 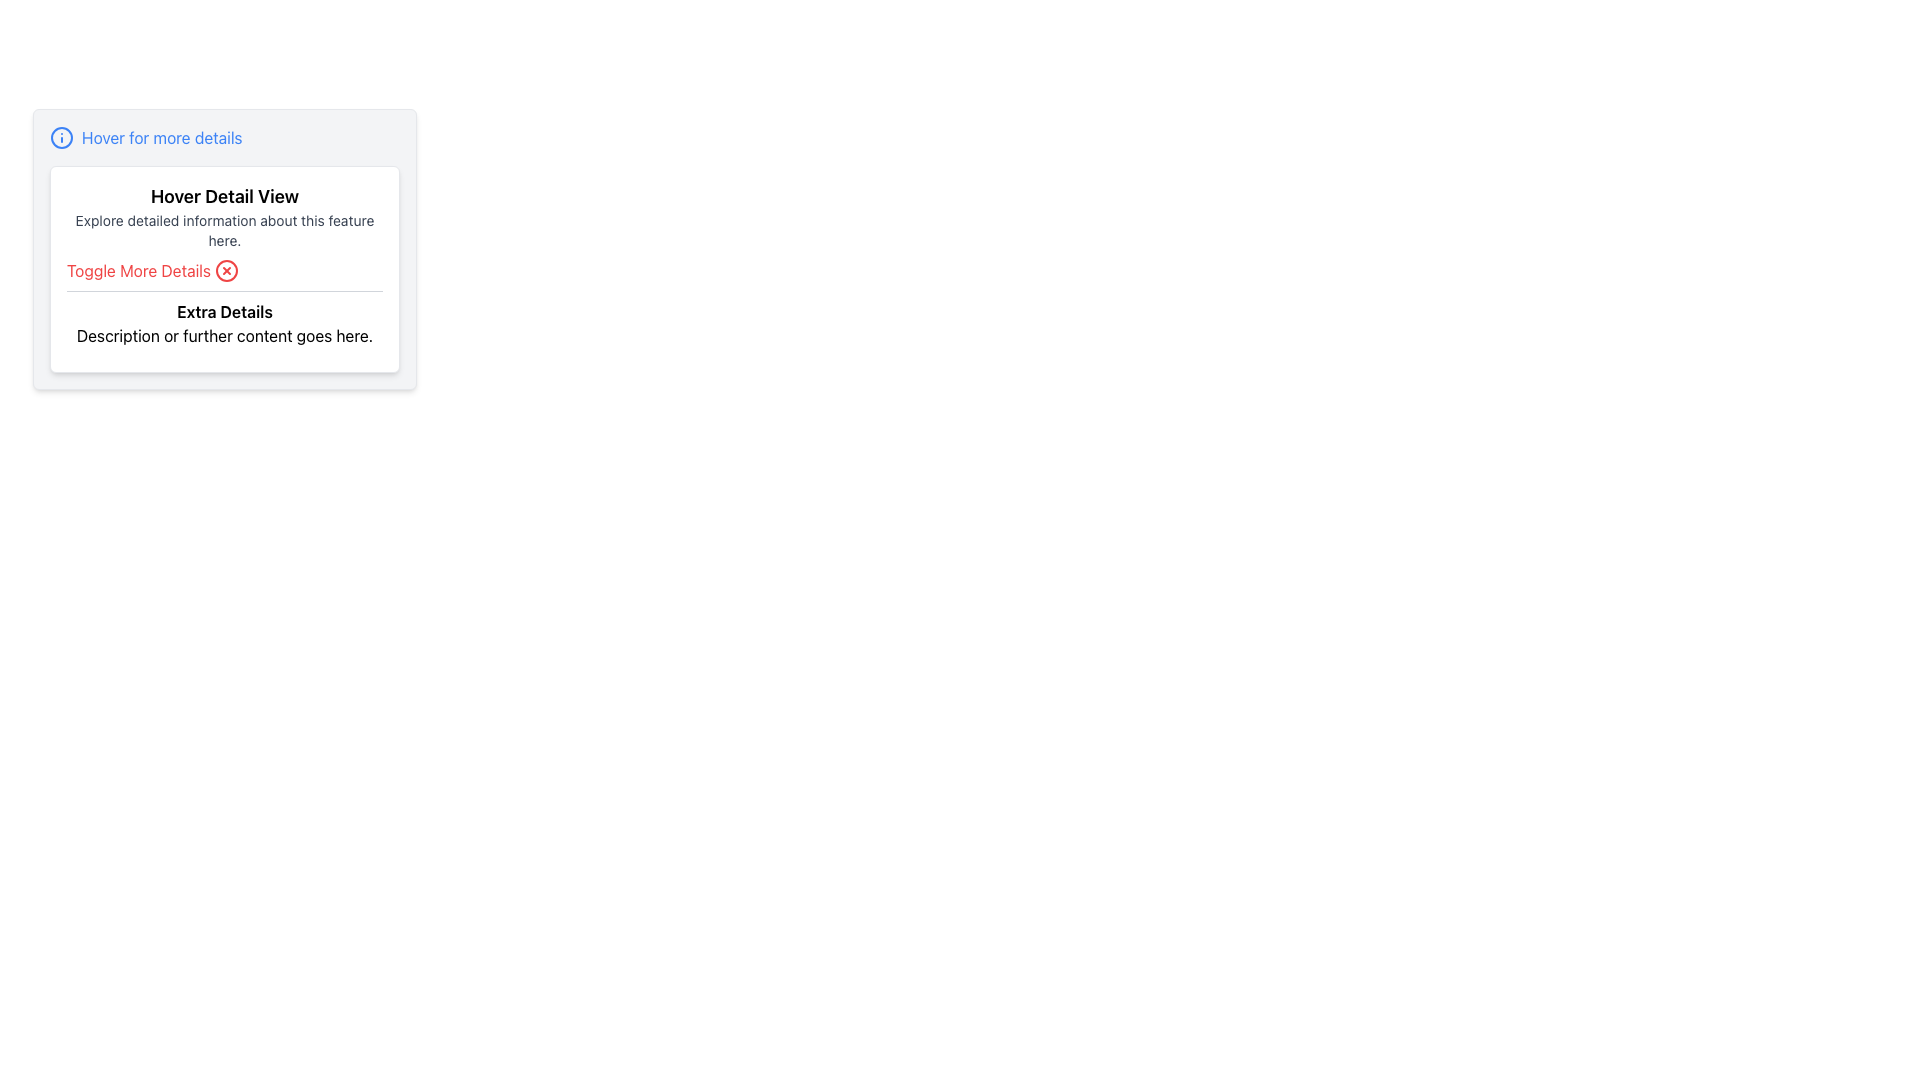 I want to click on the toggle button located within the white card interface at the bottom of the 'Hover Detail View' heading, so click(x=152, y=270).